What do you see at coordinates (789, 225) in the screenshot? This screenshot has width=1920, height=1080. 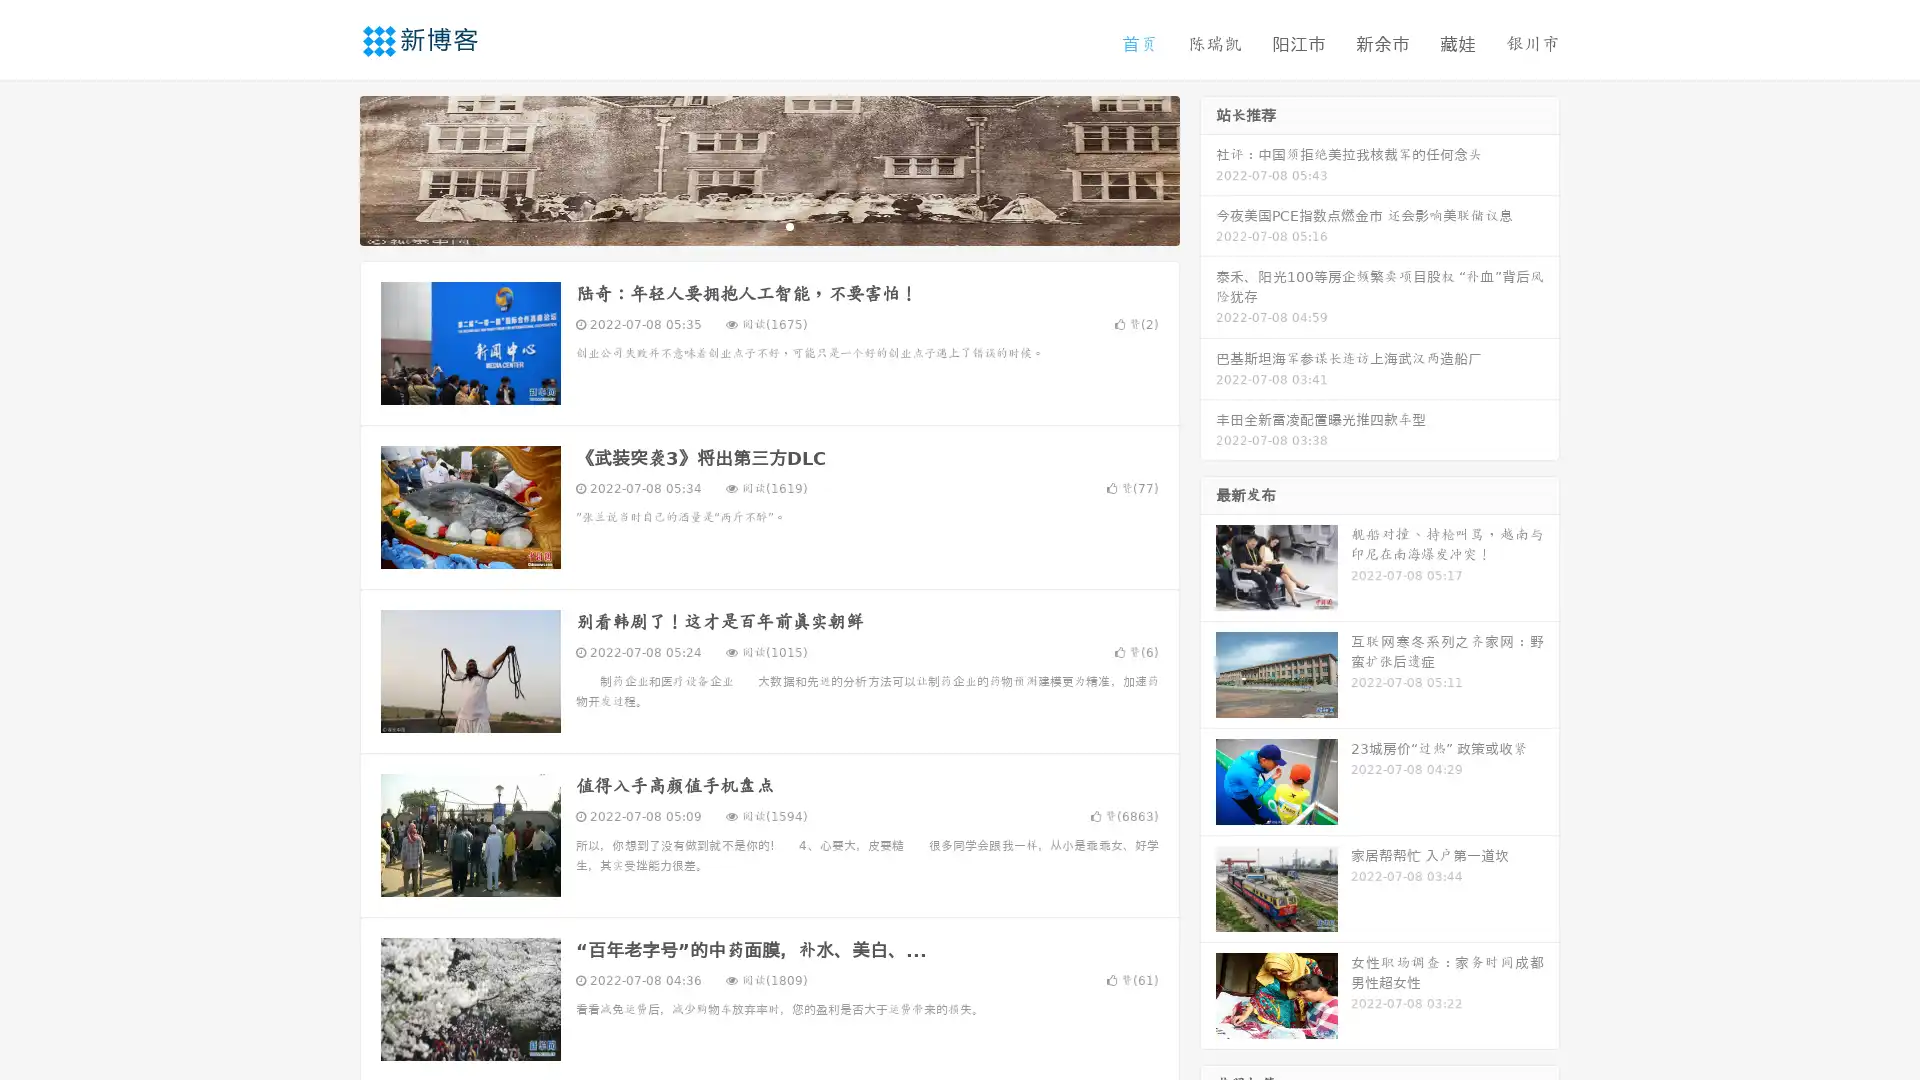 I see `Go to slide 3` at bounding box center [789, 225].